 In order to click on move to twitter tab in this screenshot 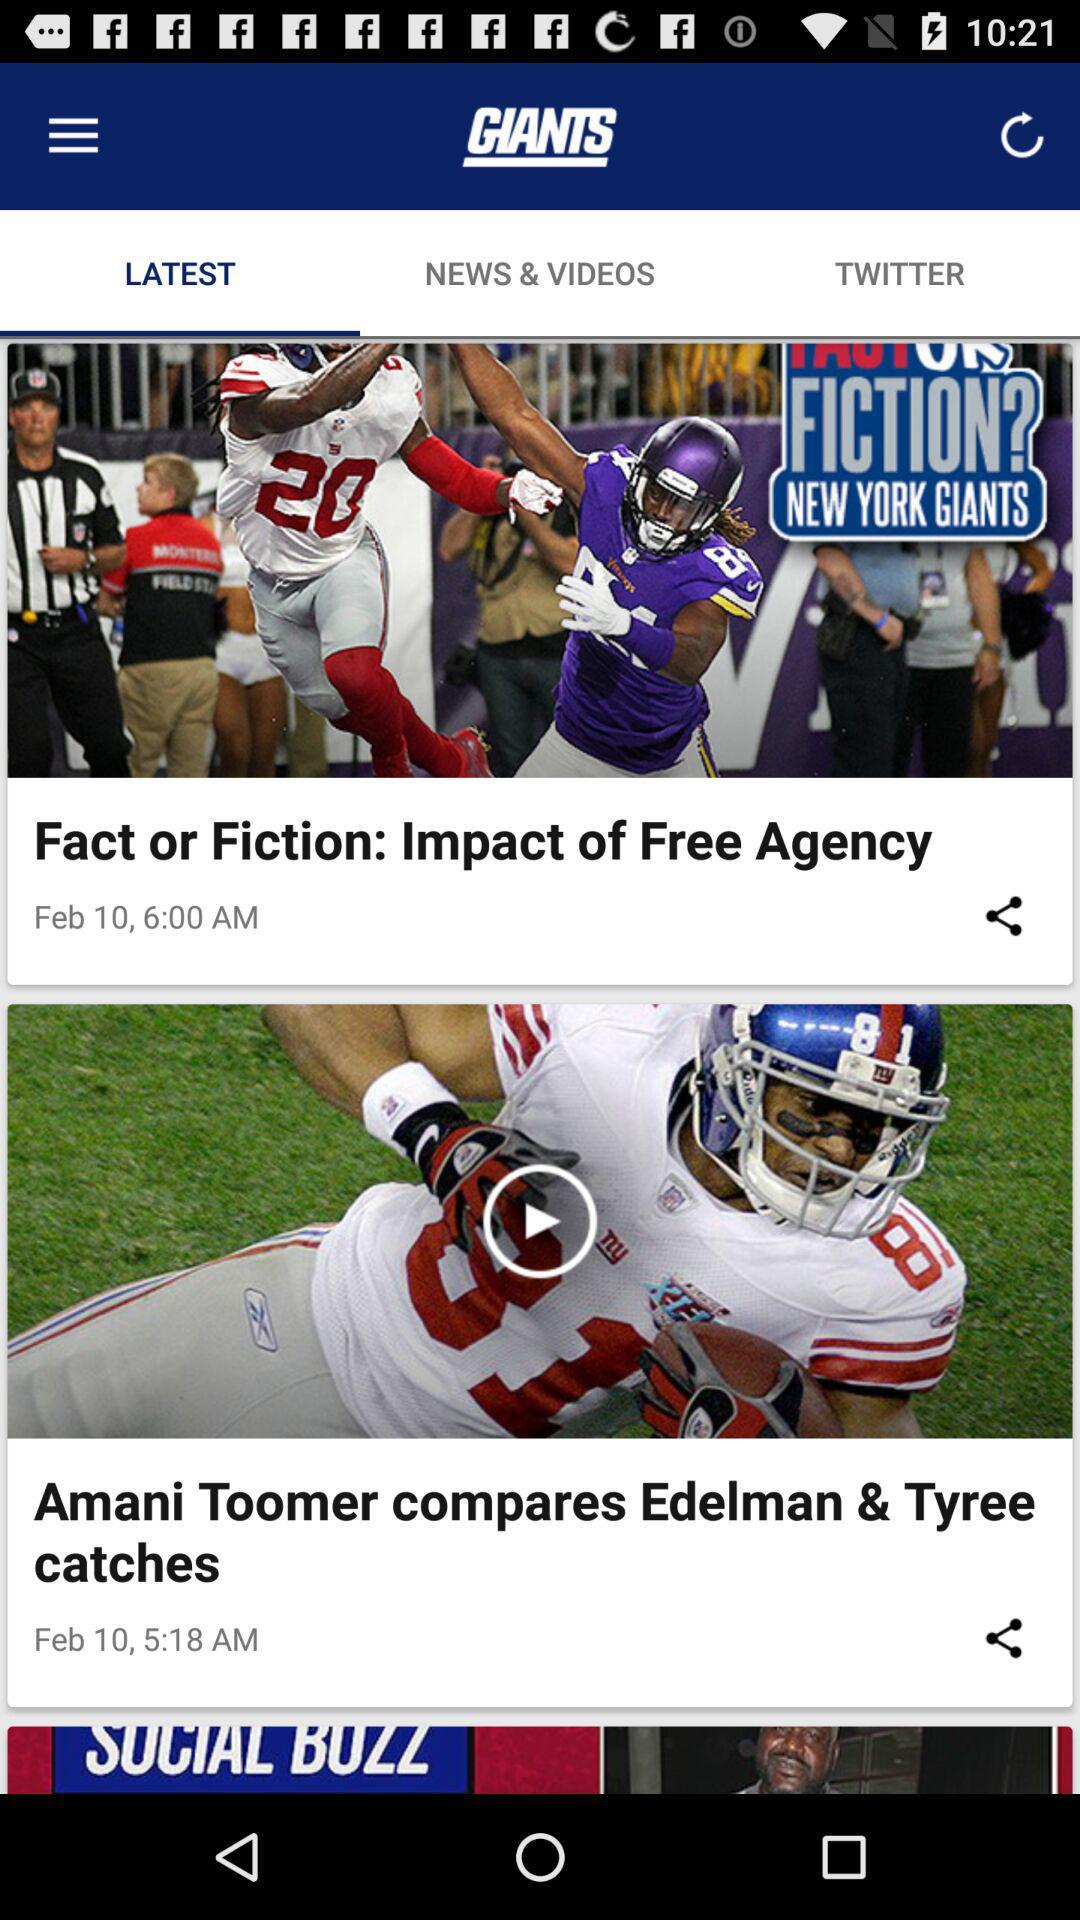, I will do `click(898, 272)`.